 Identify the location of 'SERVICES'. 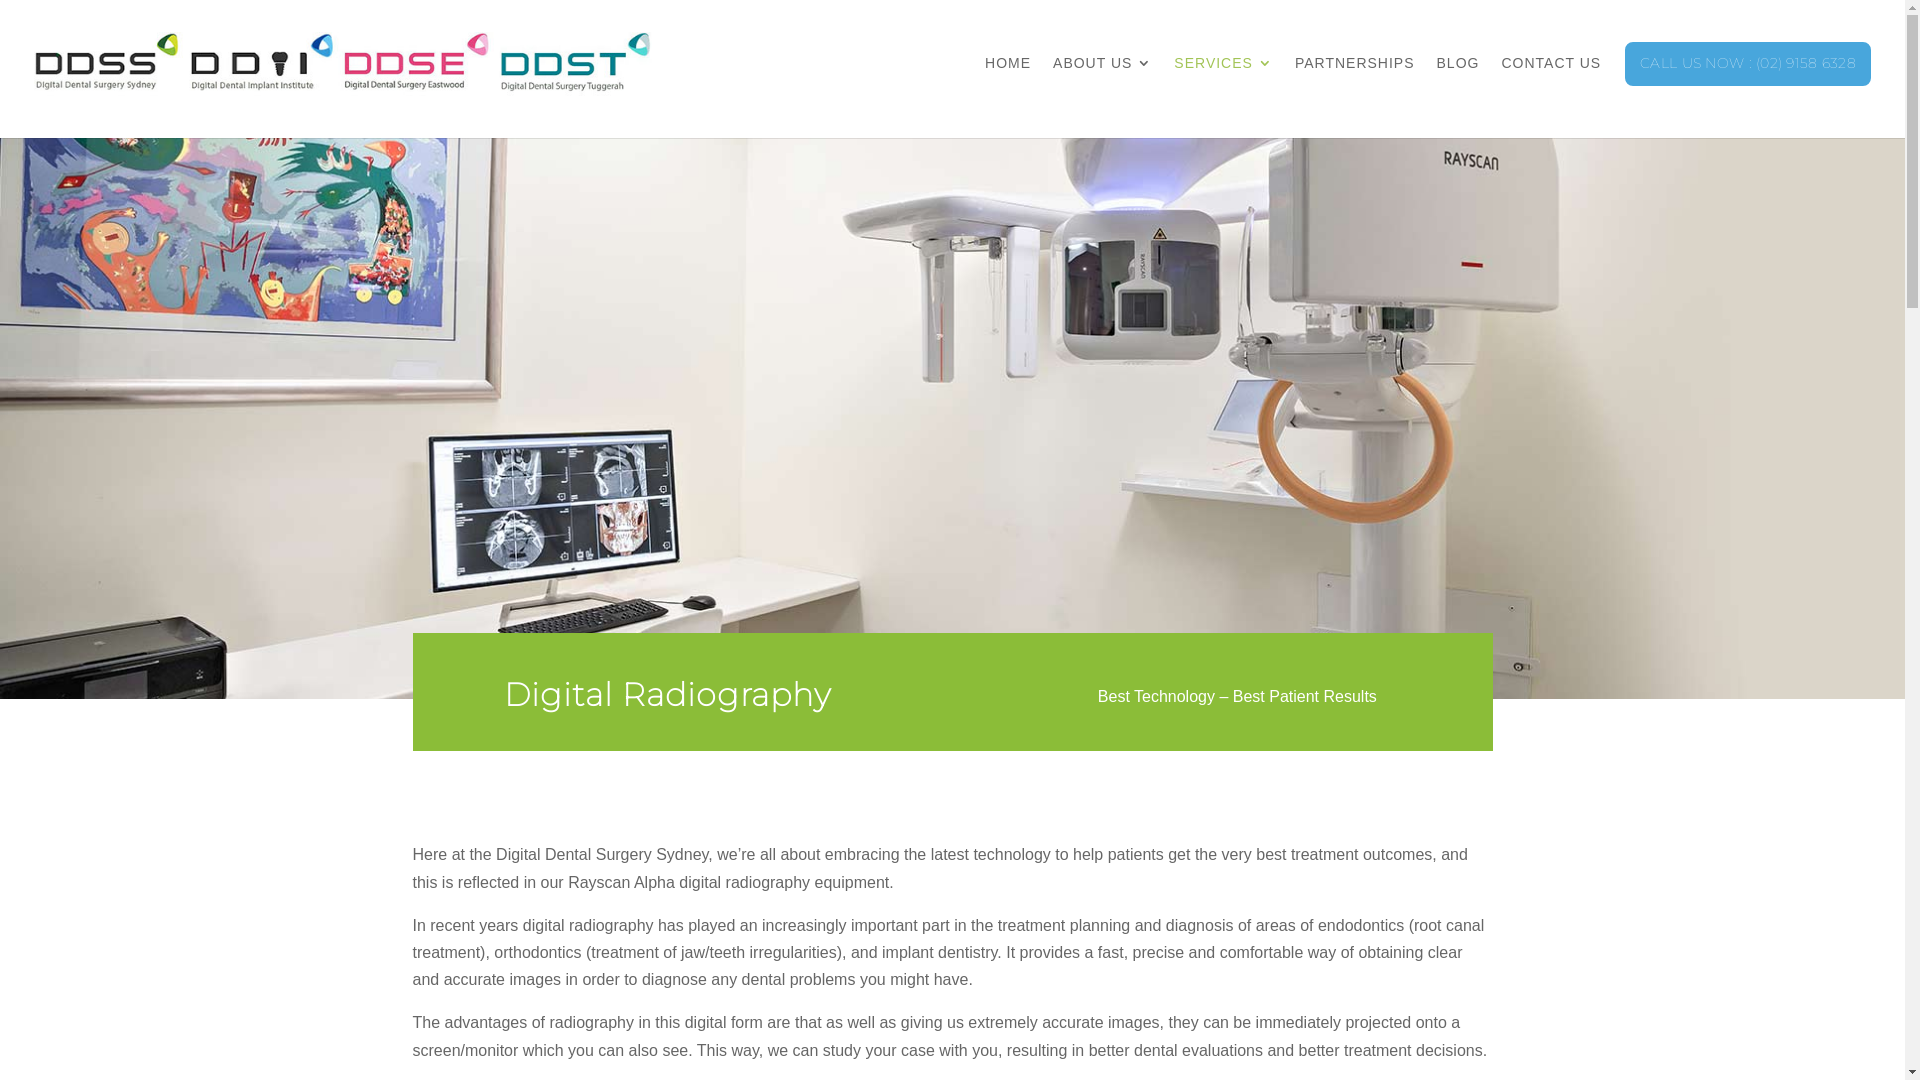
(1222, 82).